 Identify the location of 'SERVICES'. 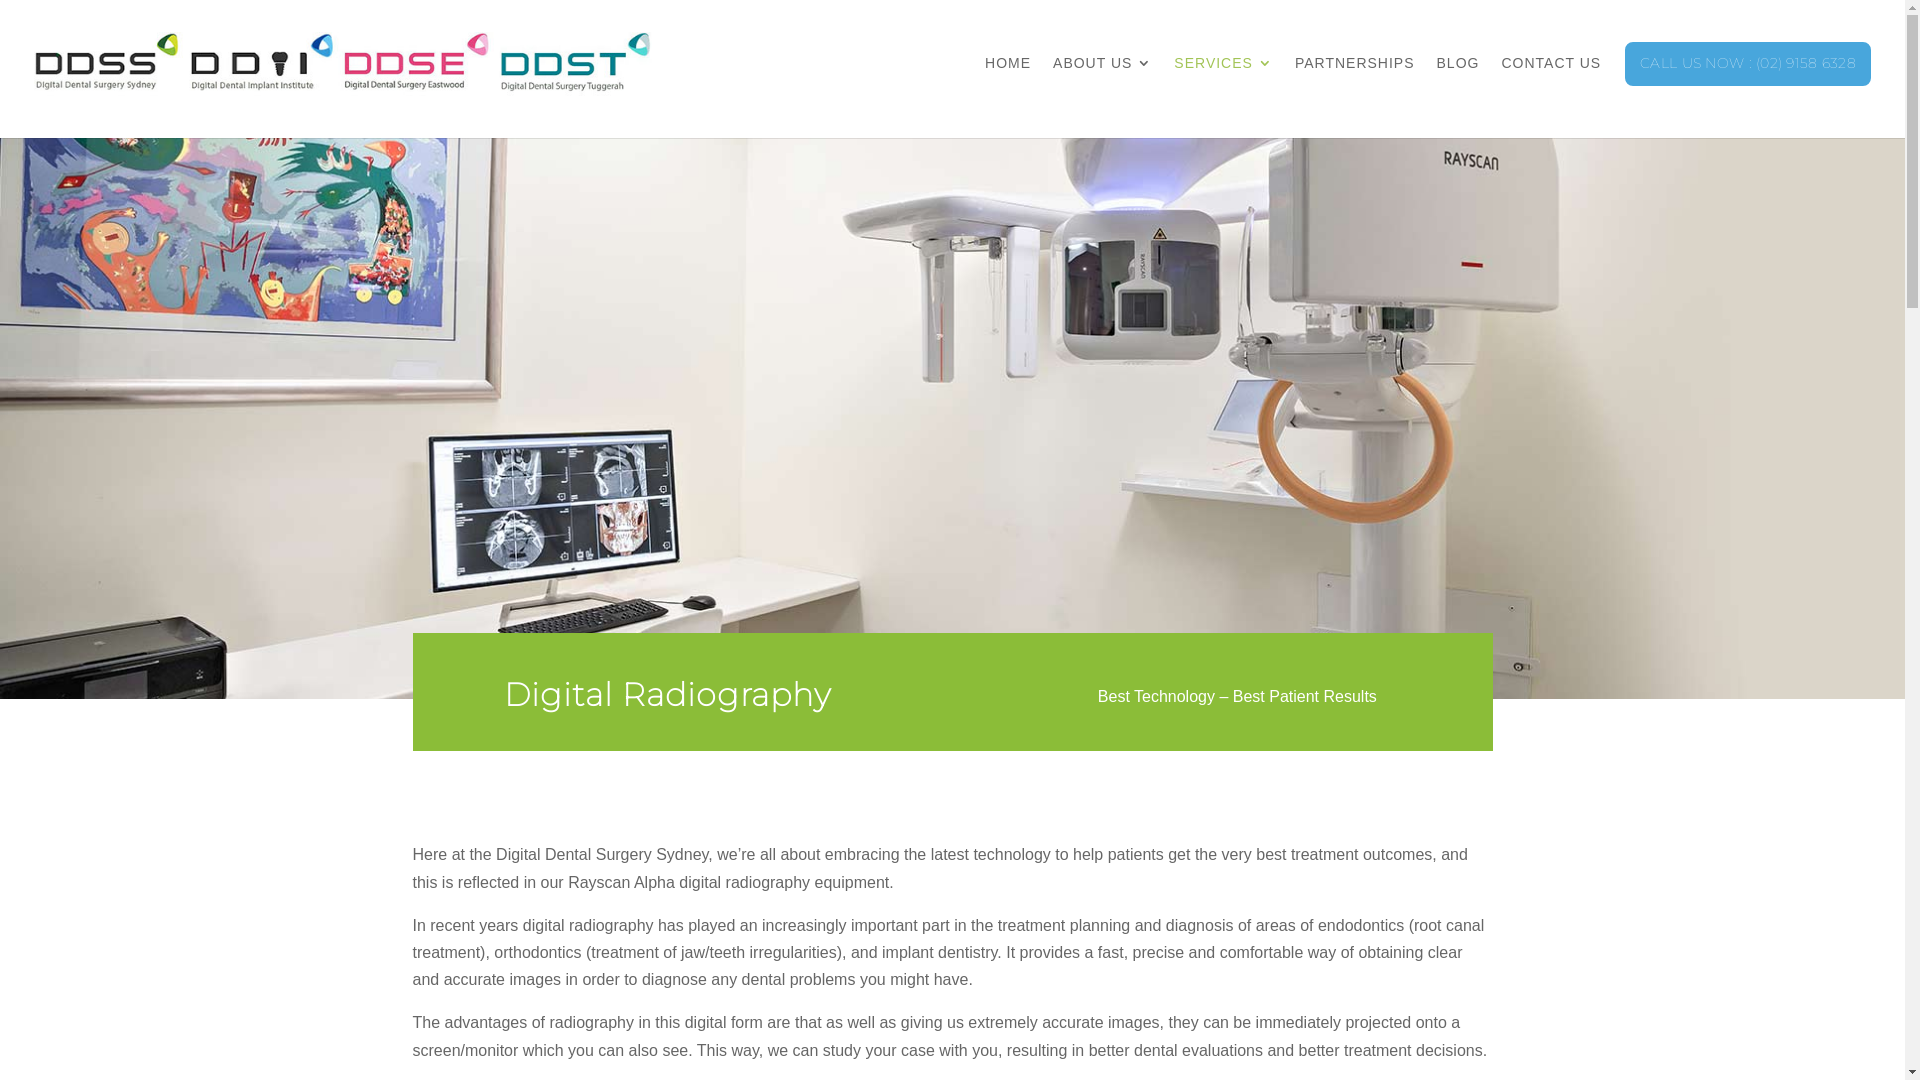
(1222, 82).